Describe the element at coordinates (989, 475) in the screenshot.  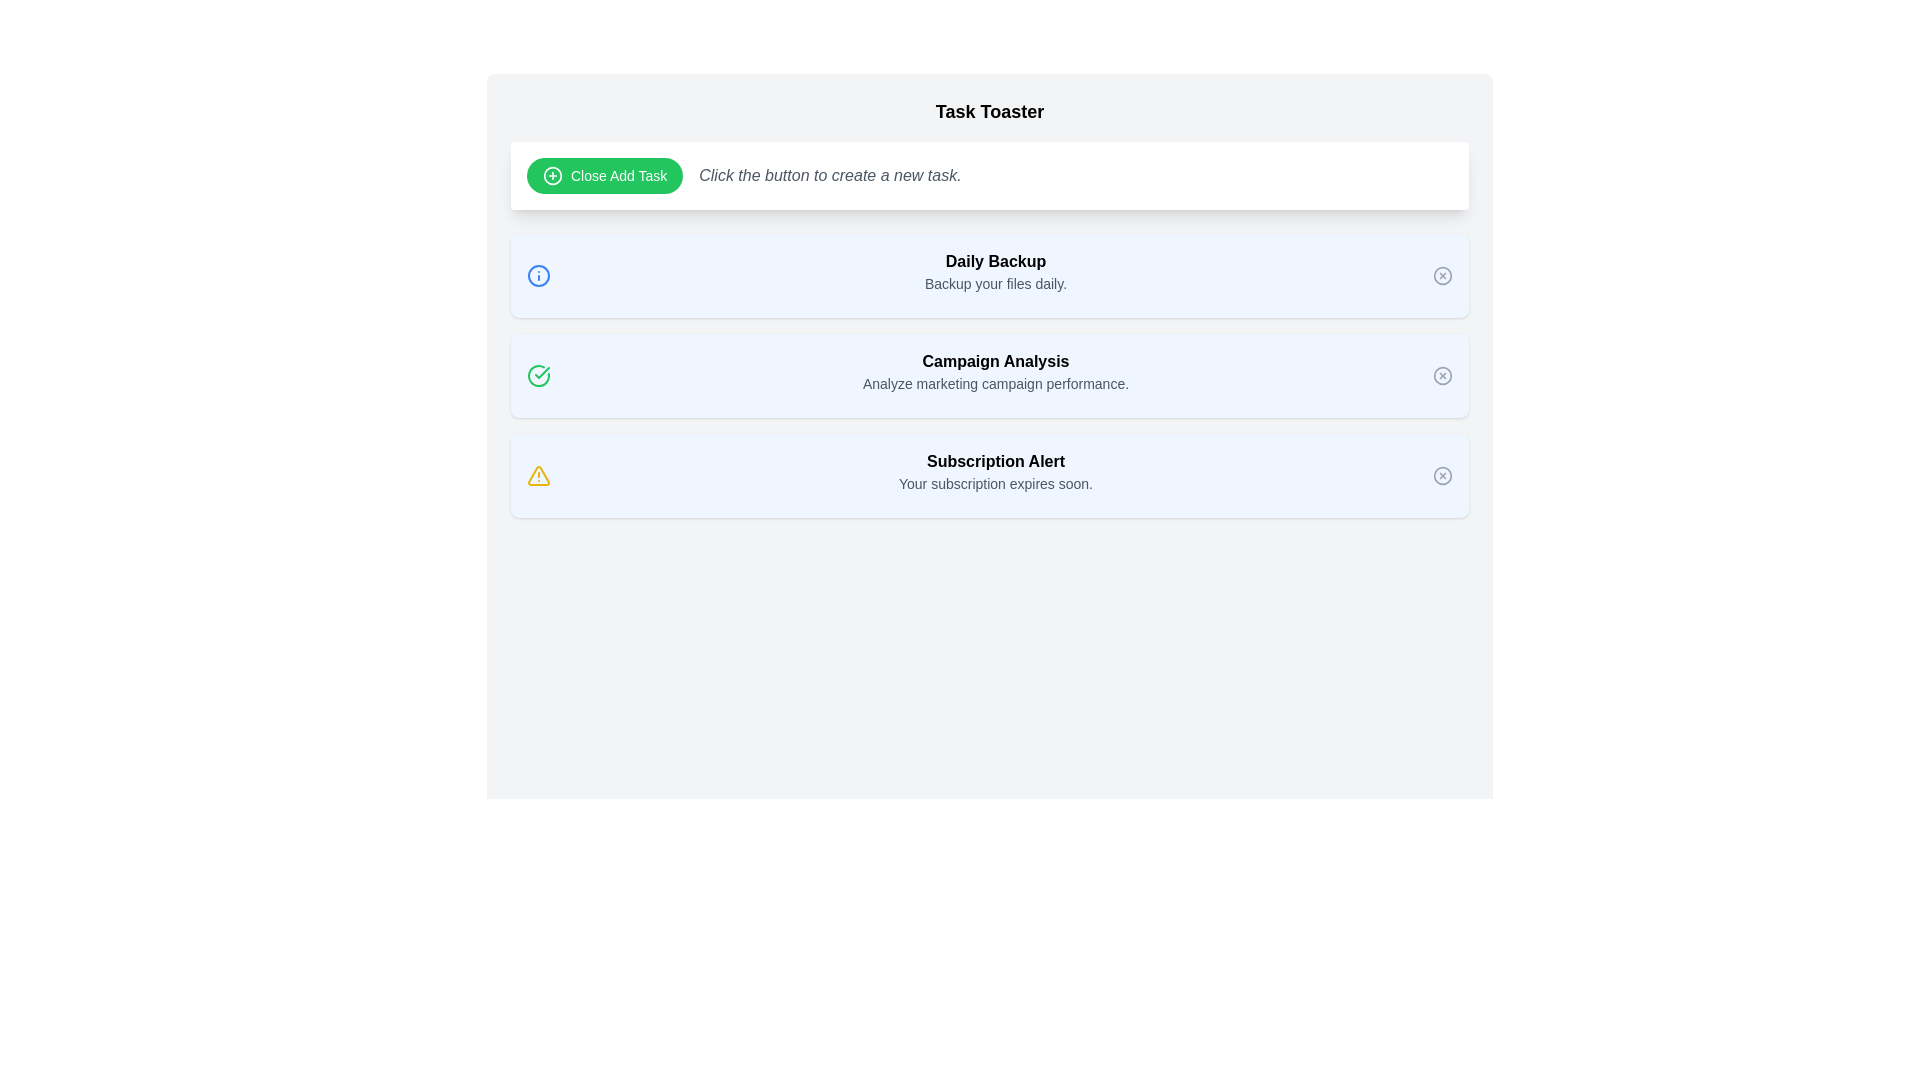
I see `the Notification card displaying 'Subscription Alert' with a light blue background and a yellow alert icon, located third in a vertical stack of notifications` at that location.